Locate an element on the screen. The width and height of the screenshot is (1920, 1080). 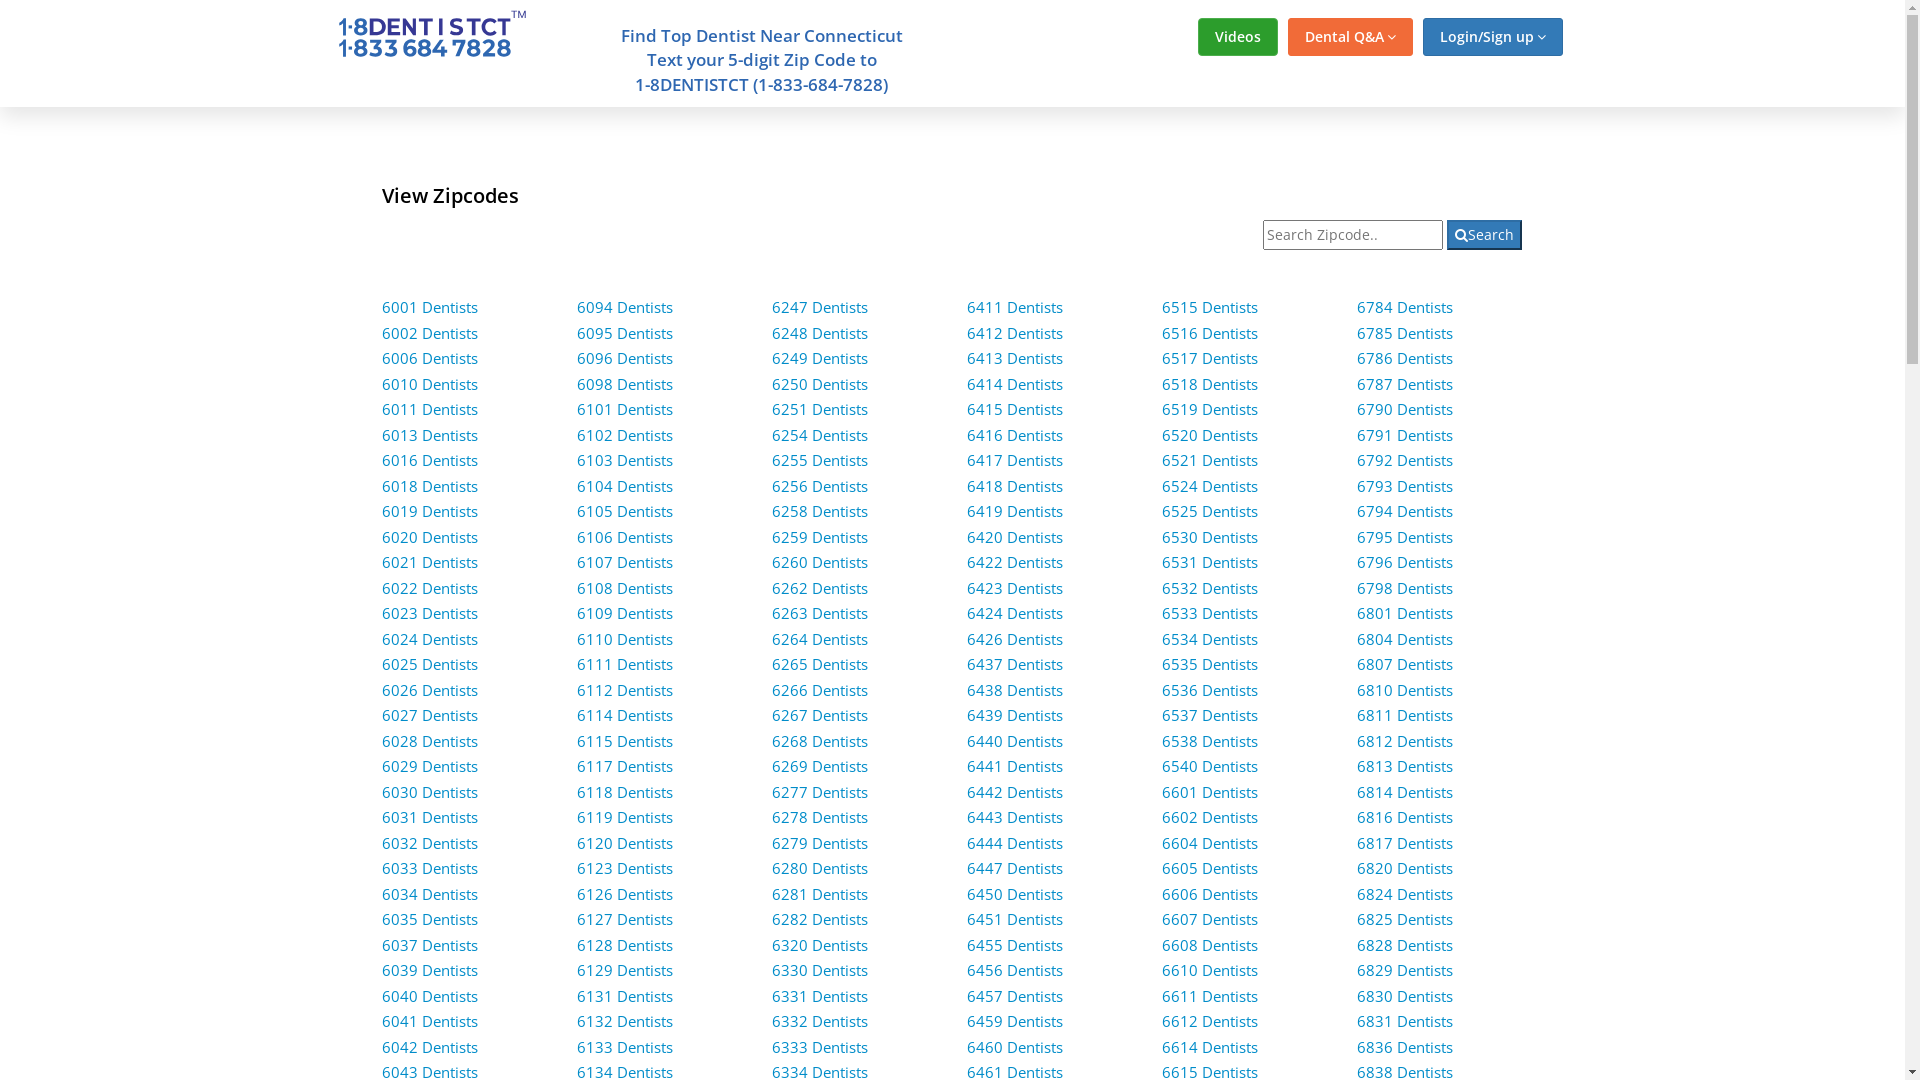
'6533 Dentists' is located at coordinates (1208, 612).